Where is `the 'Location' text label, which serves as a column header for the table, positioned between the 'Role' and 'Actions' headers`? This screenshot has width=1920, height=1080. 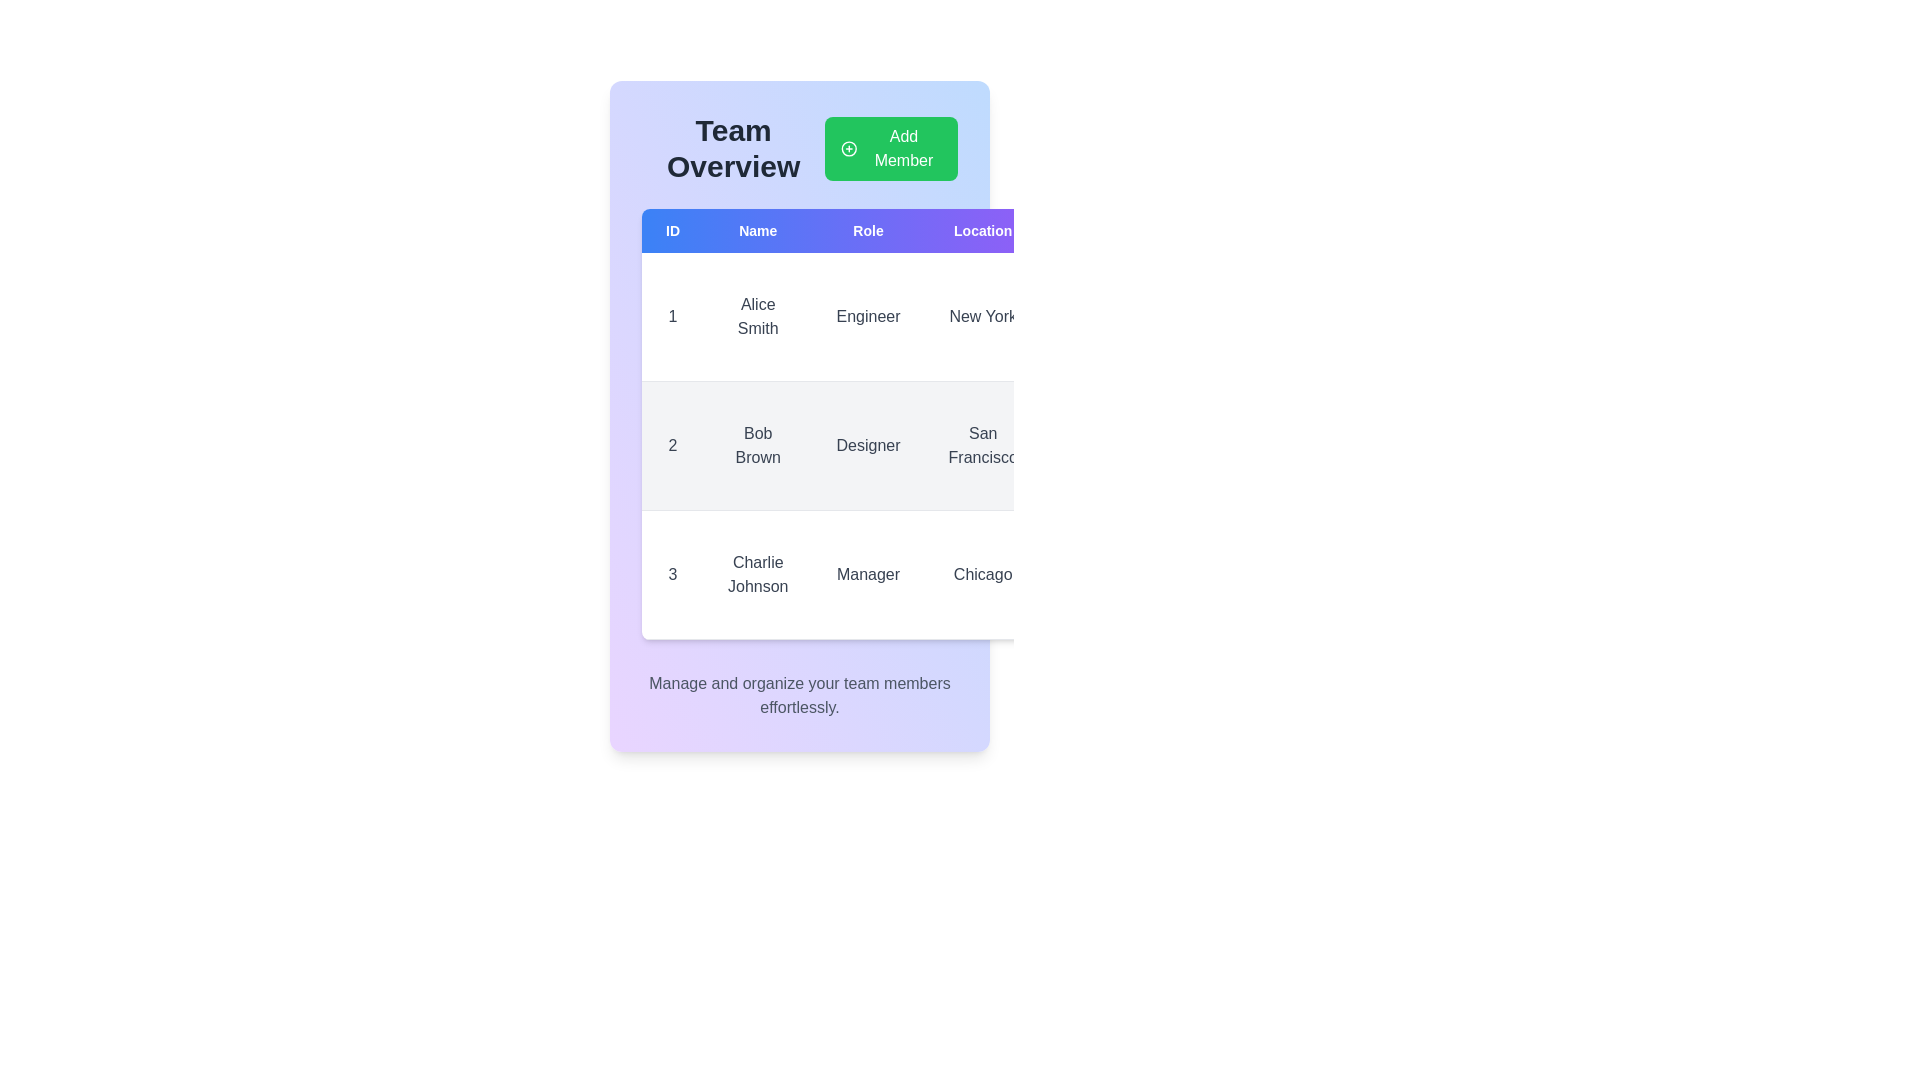 the 'Location' text label, which serves as a column header for the table, positioned between the 'Role' and 'Actions' headers is located at coordinates (983, 230).